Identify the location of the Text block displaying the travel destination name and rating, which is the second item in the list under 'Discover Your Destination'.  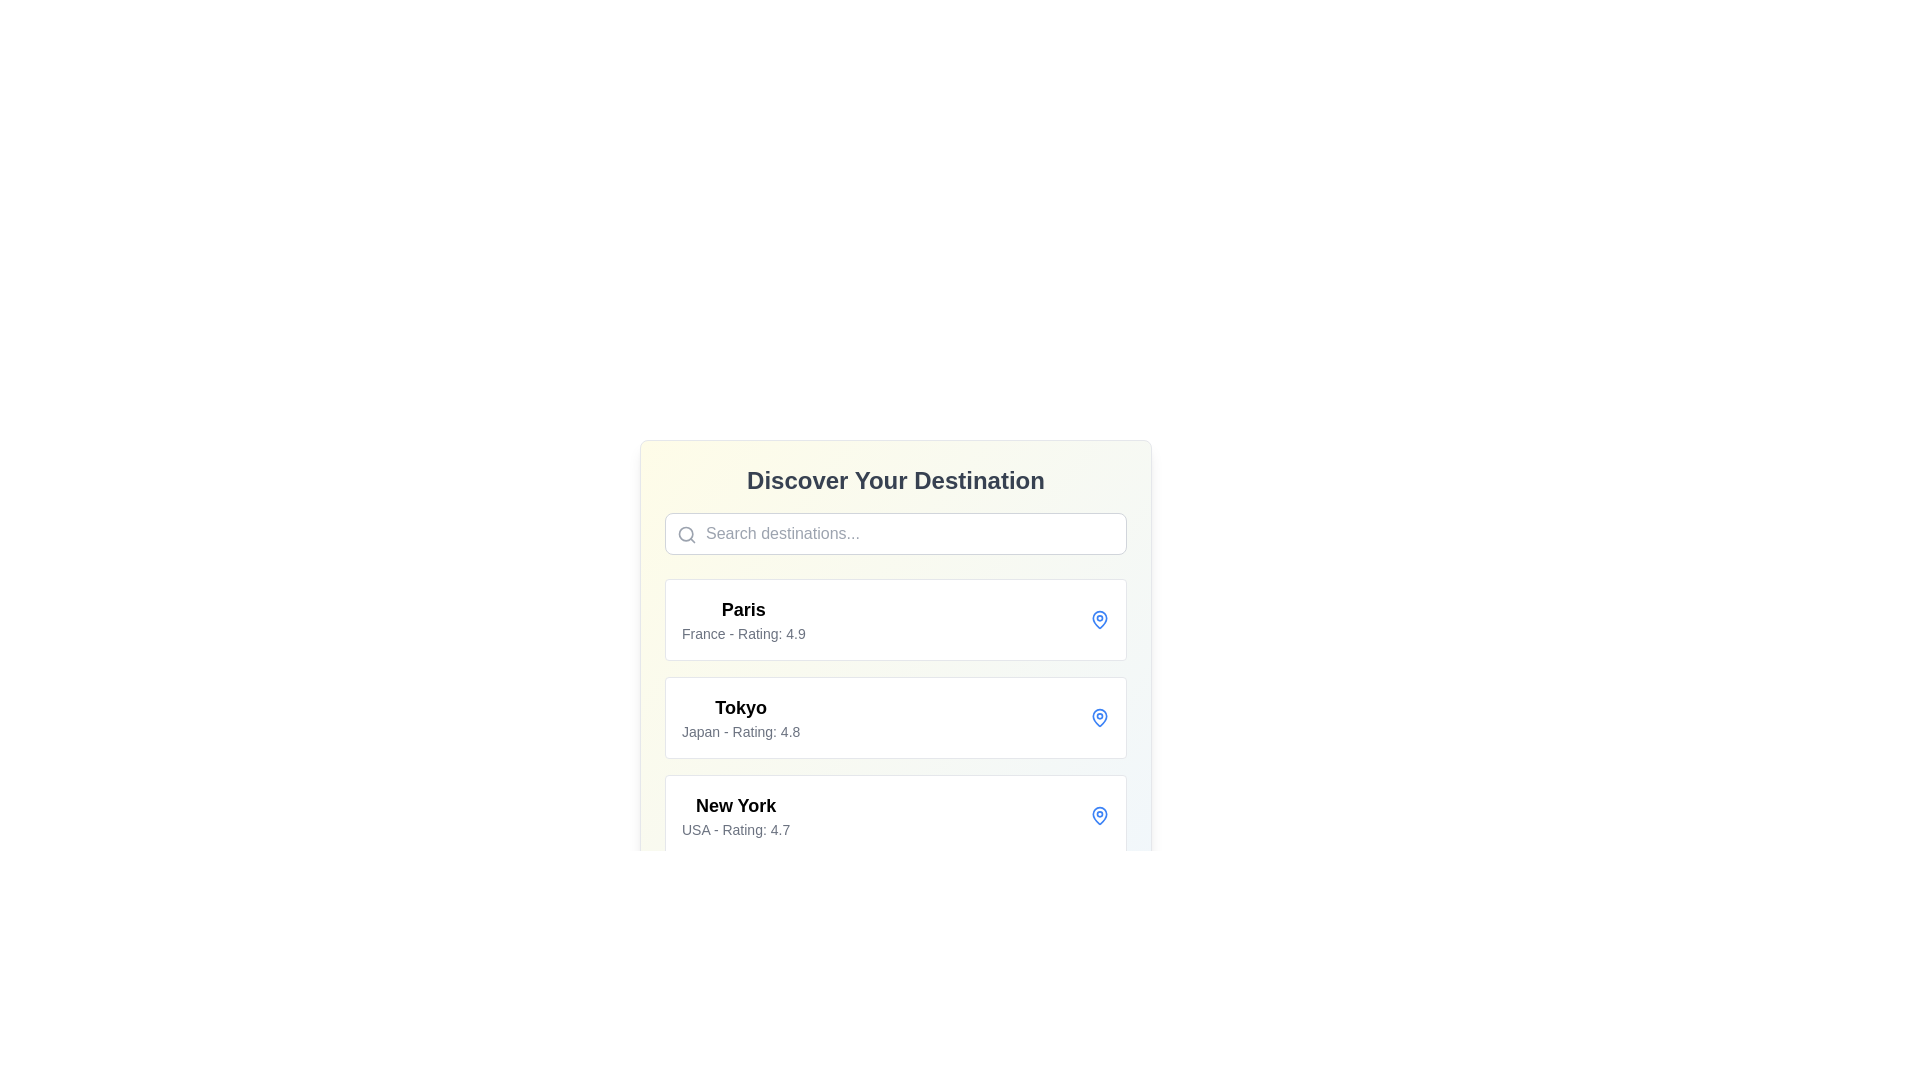
(740, 716).